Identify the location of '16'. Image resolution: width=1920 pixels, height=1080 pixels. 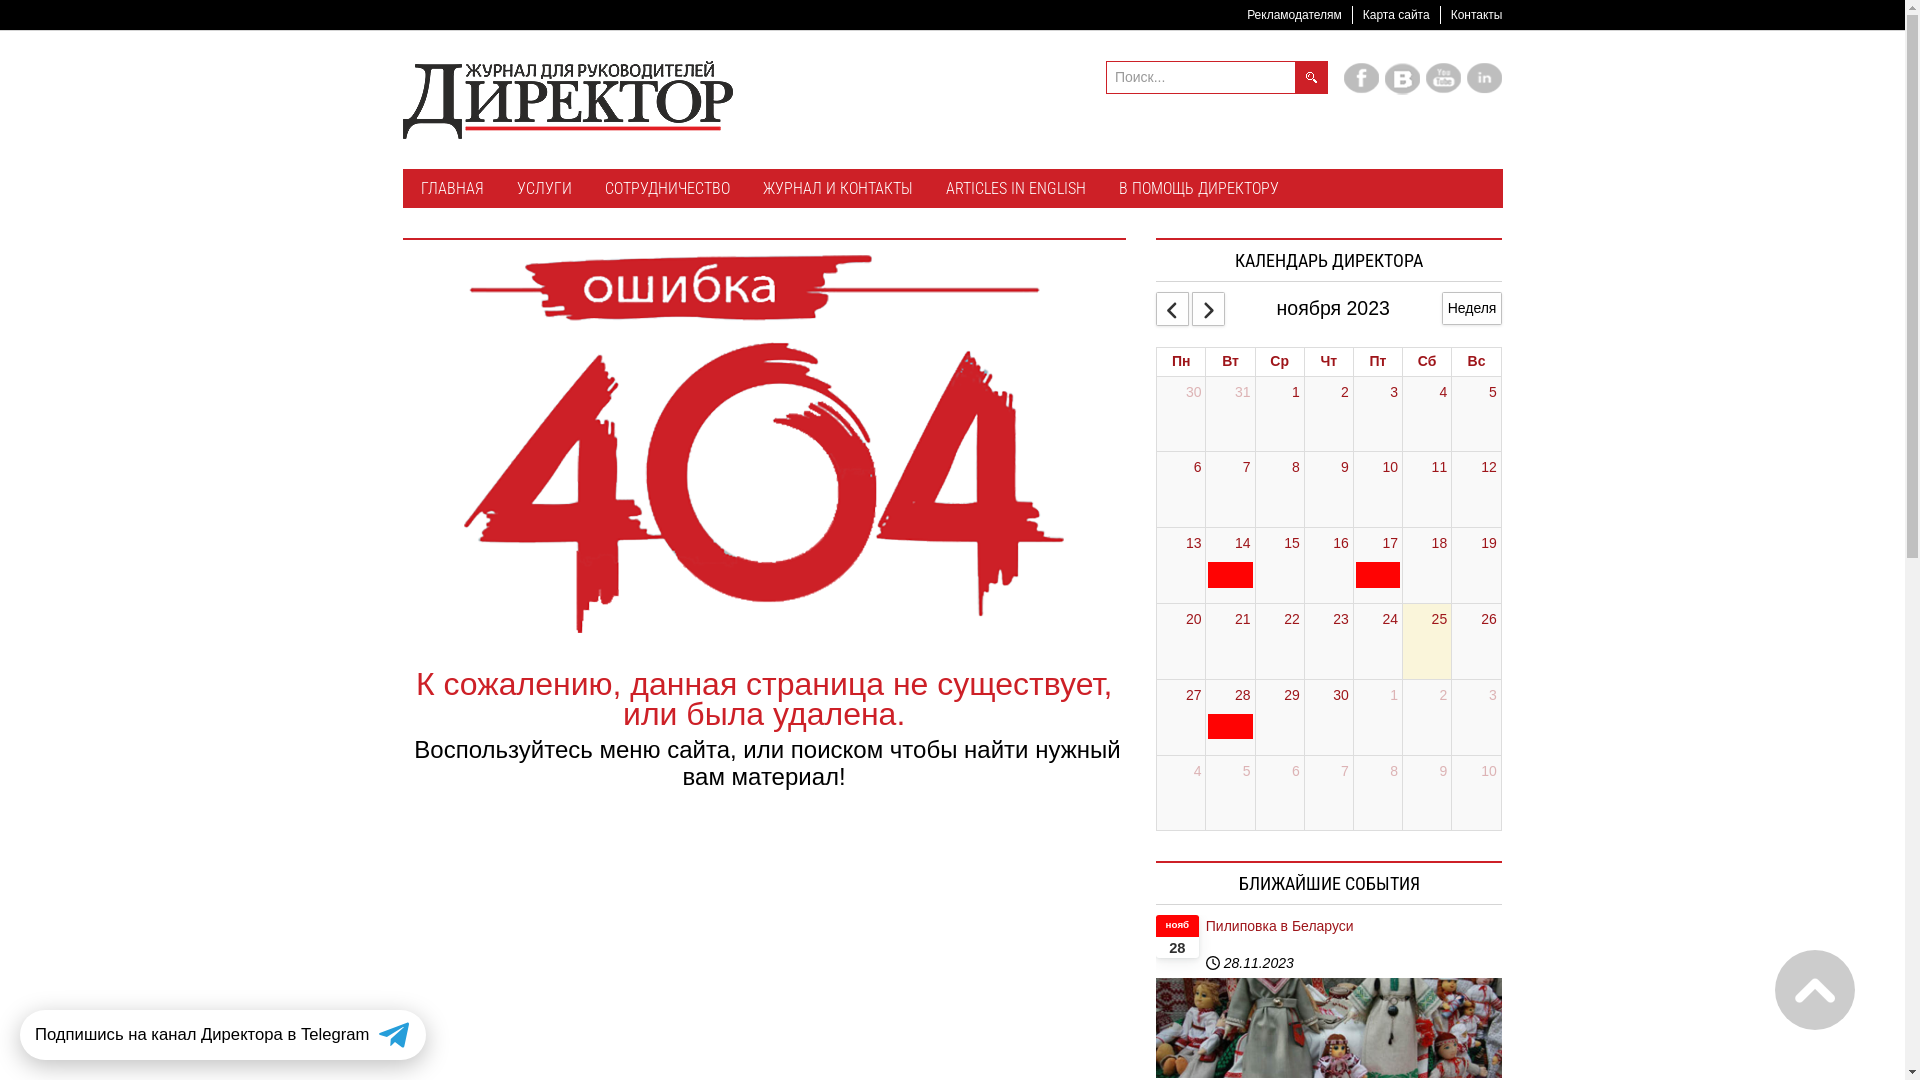
(1340, 543).